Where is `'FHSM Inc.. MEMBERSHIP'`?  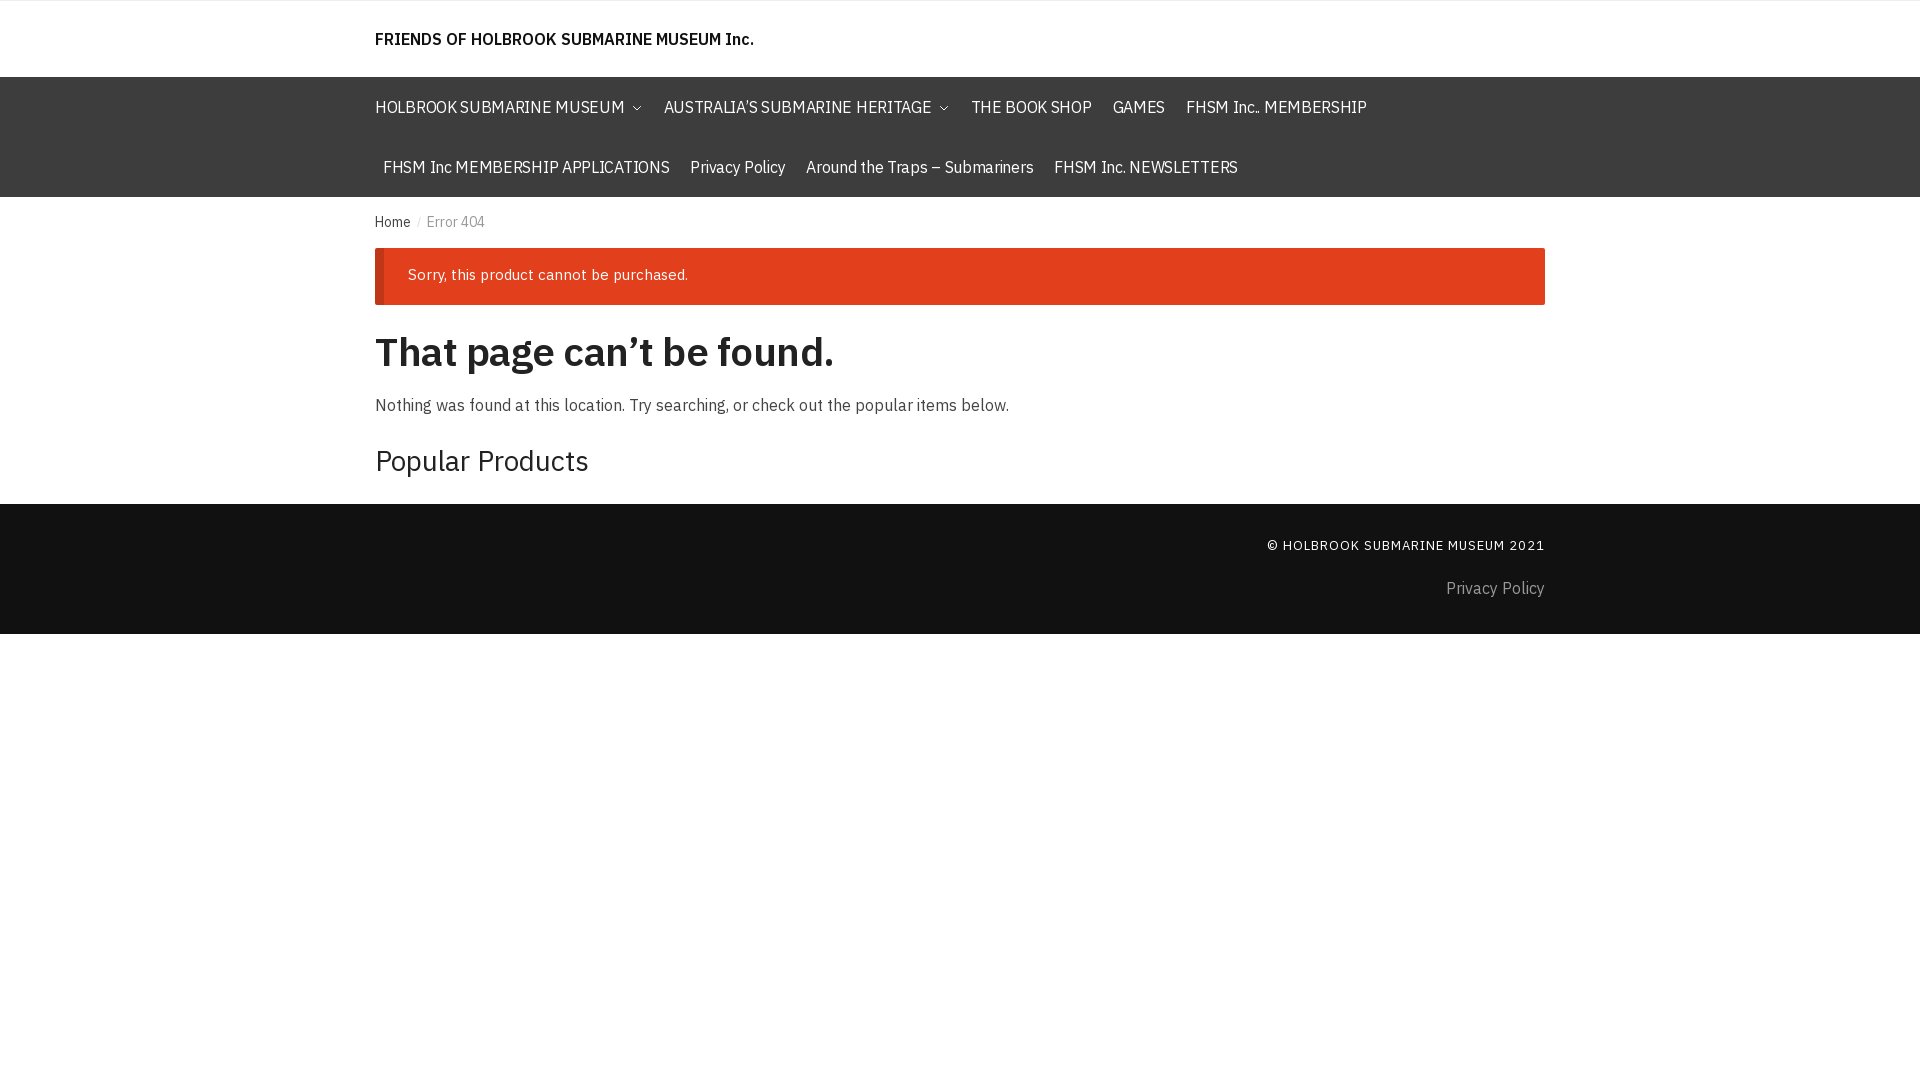 'FHSM Inc.. MEMBERSHIP' is located at coordinates (1275, 107).